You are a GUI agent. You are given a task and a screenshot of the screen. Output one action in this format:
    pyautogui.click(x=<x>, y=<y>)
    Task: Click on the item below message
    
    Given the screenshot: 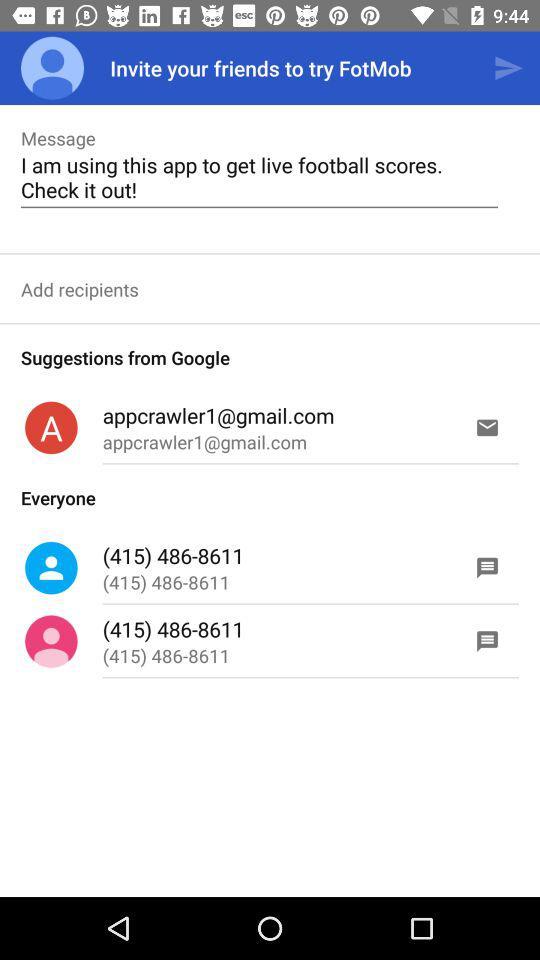 What is the action you would take?
    pyautogui.click(x=259, y=176)
    